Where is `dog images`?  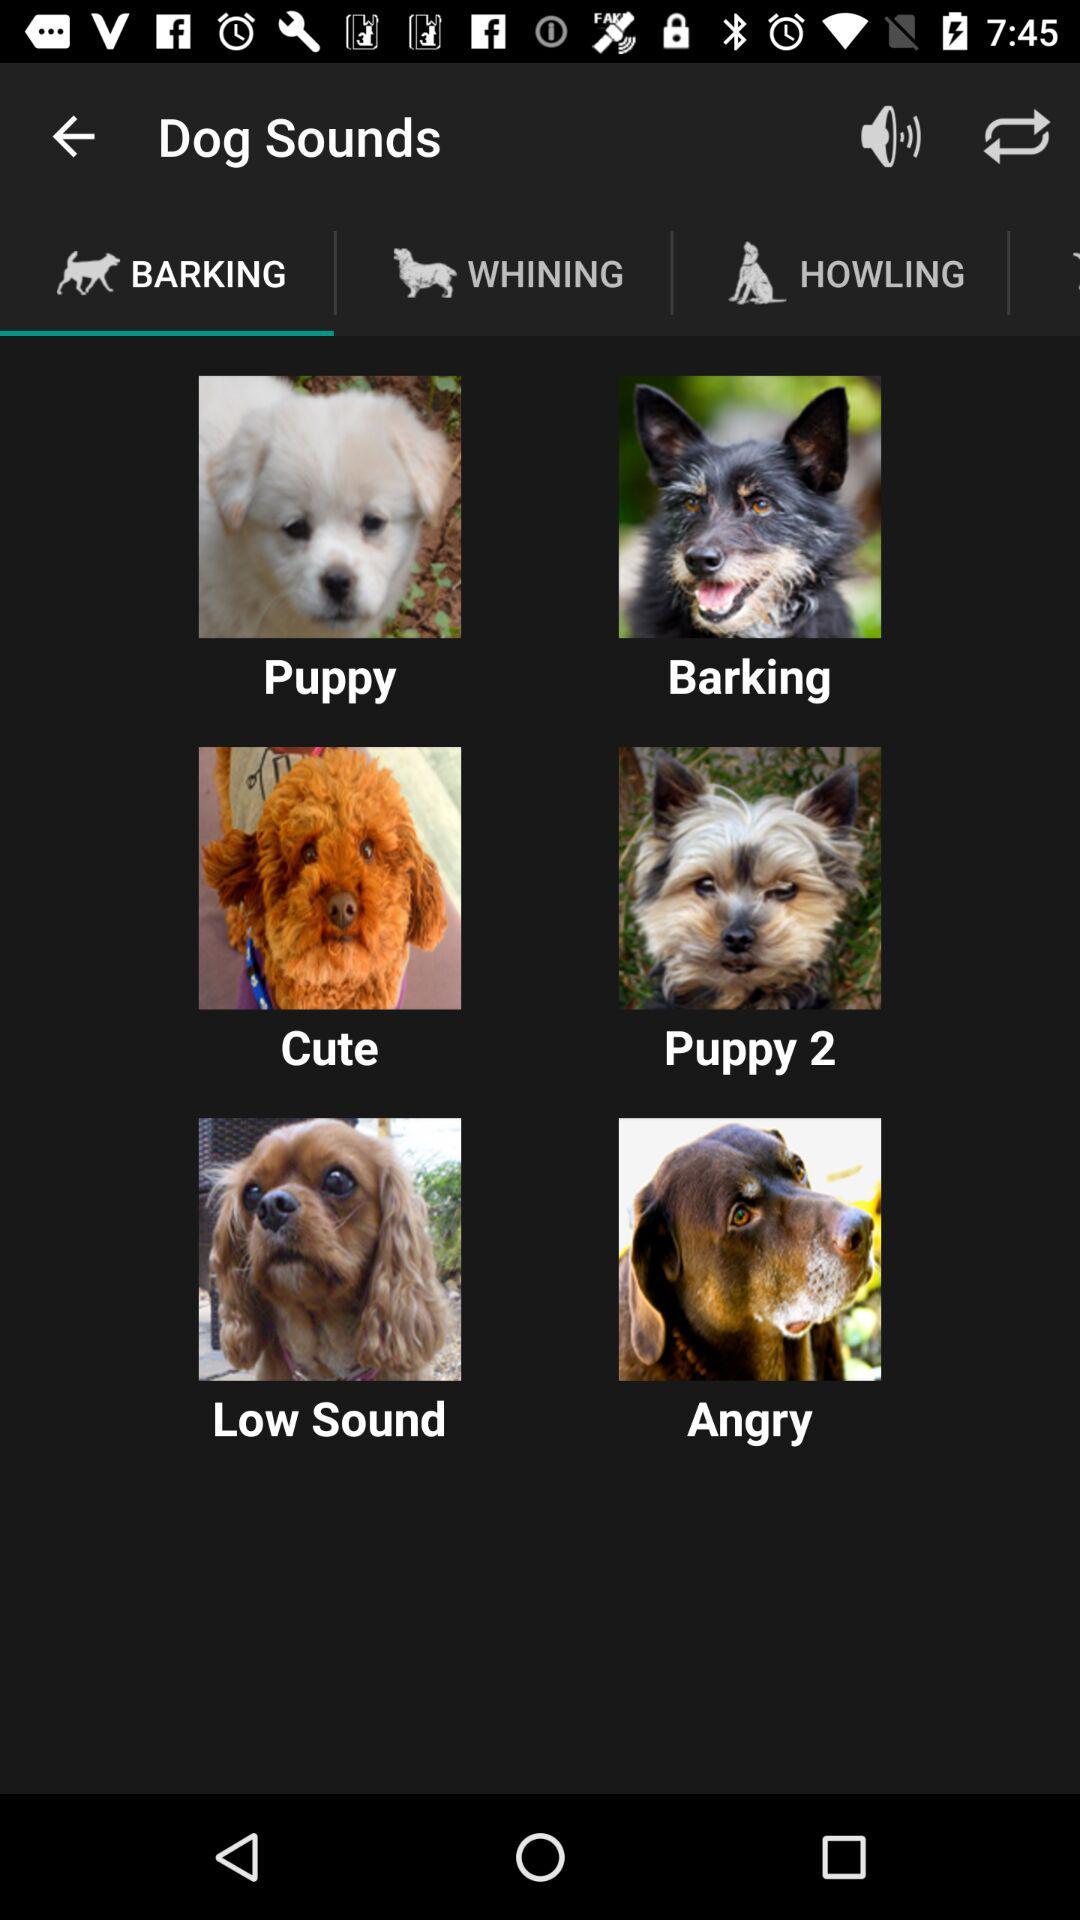
dog images is located at coordinates (749, 878).